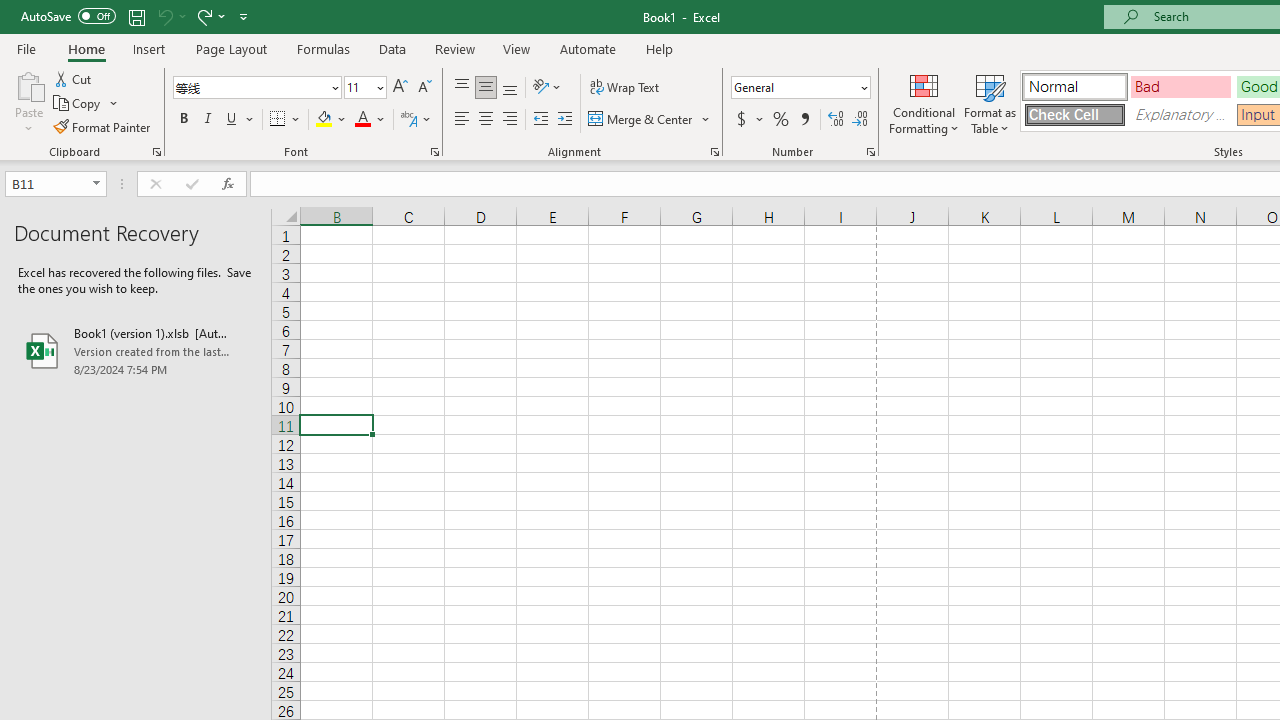 This screenshot has height=720, width=1280. What do you see at coordinates (836, 119) in the screenshot?
I see `'Increase Decimal'` at bounding box center [836, 119].